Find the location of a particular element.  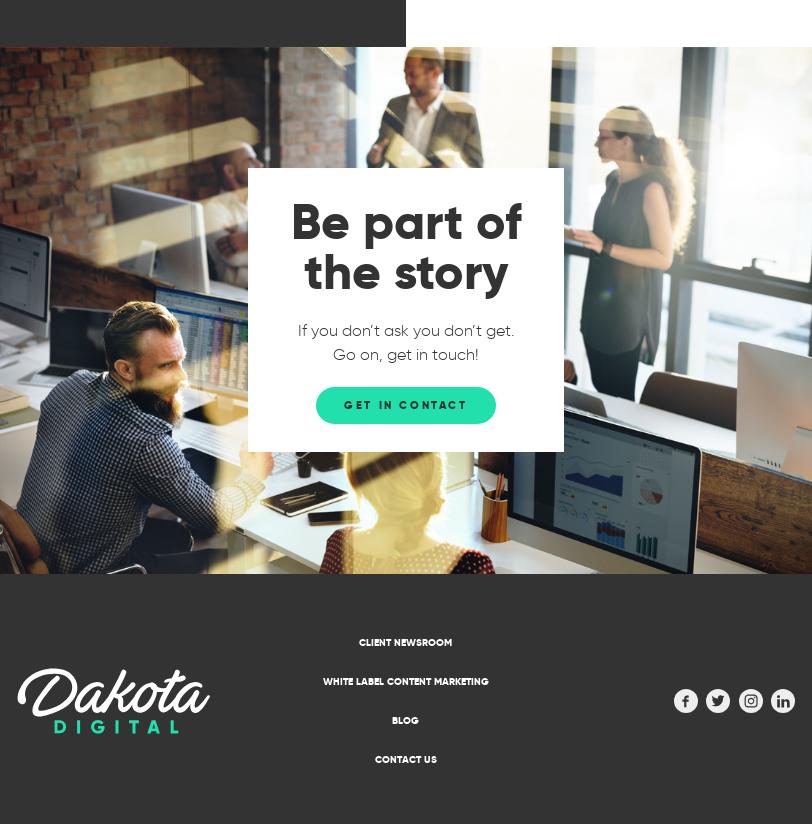

'Get in contact' is located at coordinates (405, 404).